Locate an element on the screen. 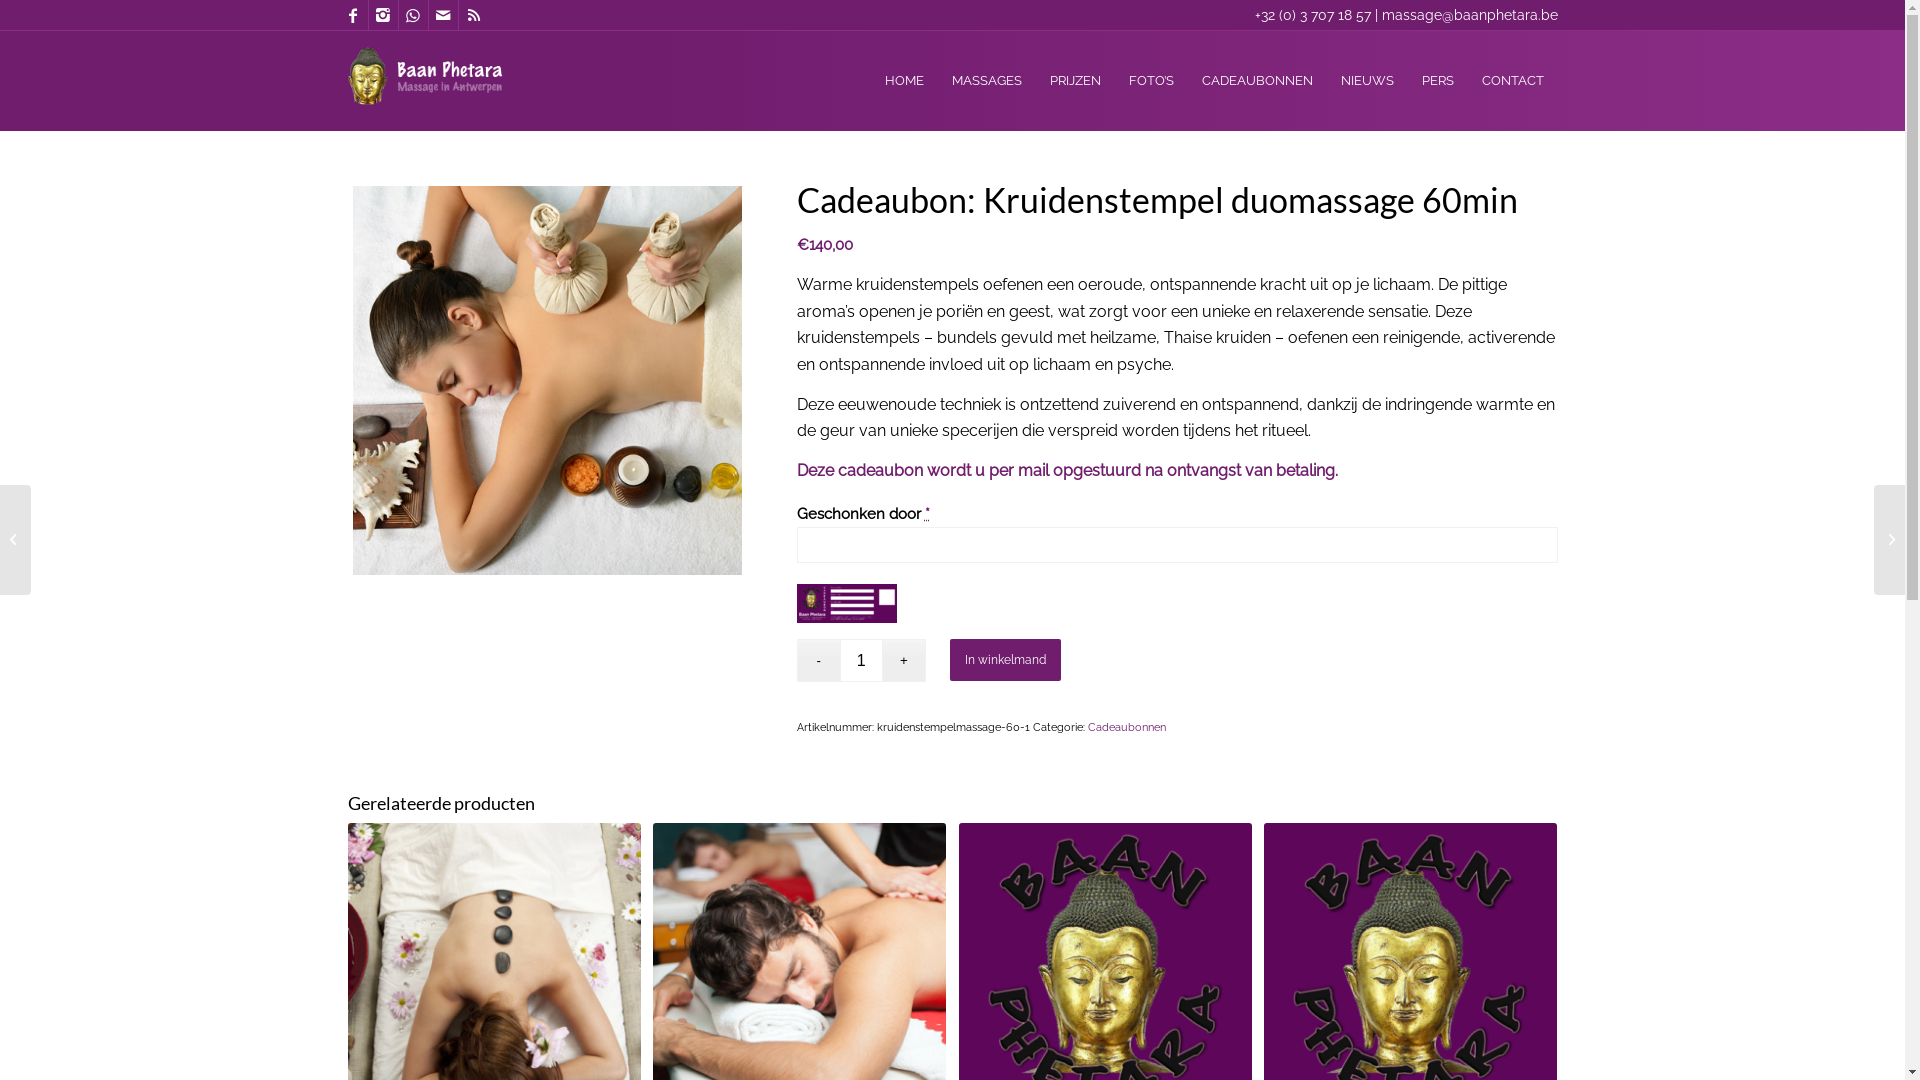 This screenshot has width=1920, height=1080. 'In winkelmand' is located at coordinates (1005, 659).